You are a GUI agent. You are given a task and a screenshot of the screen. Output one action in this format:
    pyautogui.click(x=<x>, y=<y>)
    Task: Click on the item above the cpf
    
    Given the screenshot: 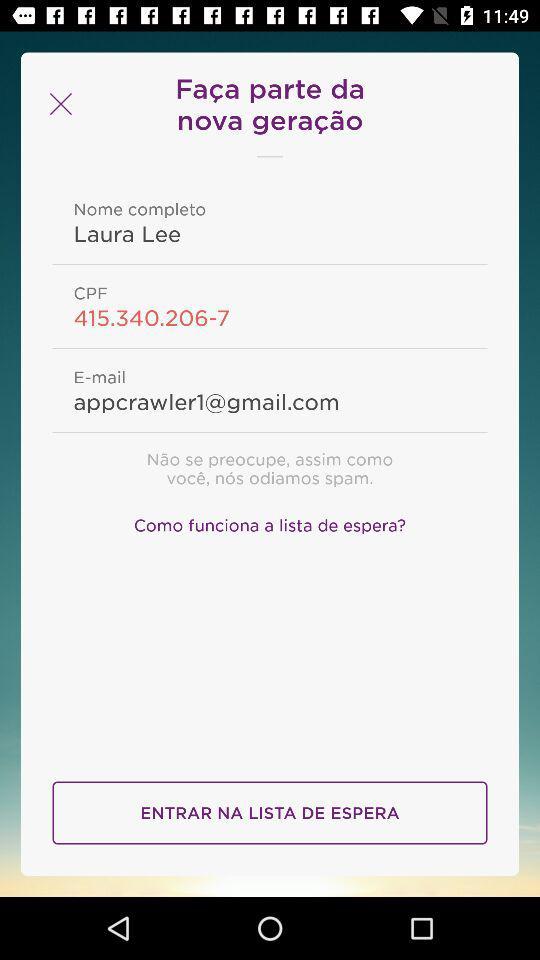 What is the action you would take?
    pyautogui.click(x=270, y=233)
    